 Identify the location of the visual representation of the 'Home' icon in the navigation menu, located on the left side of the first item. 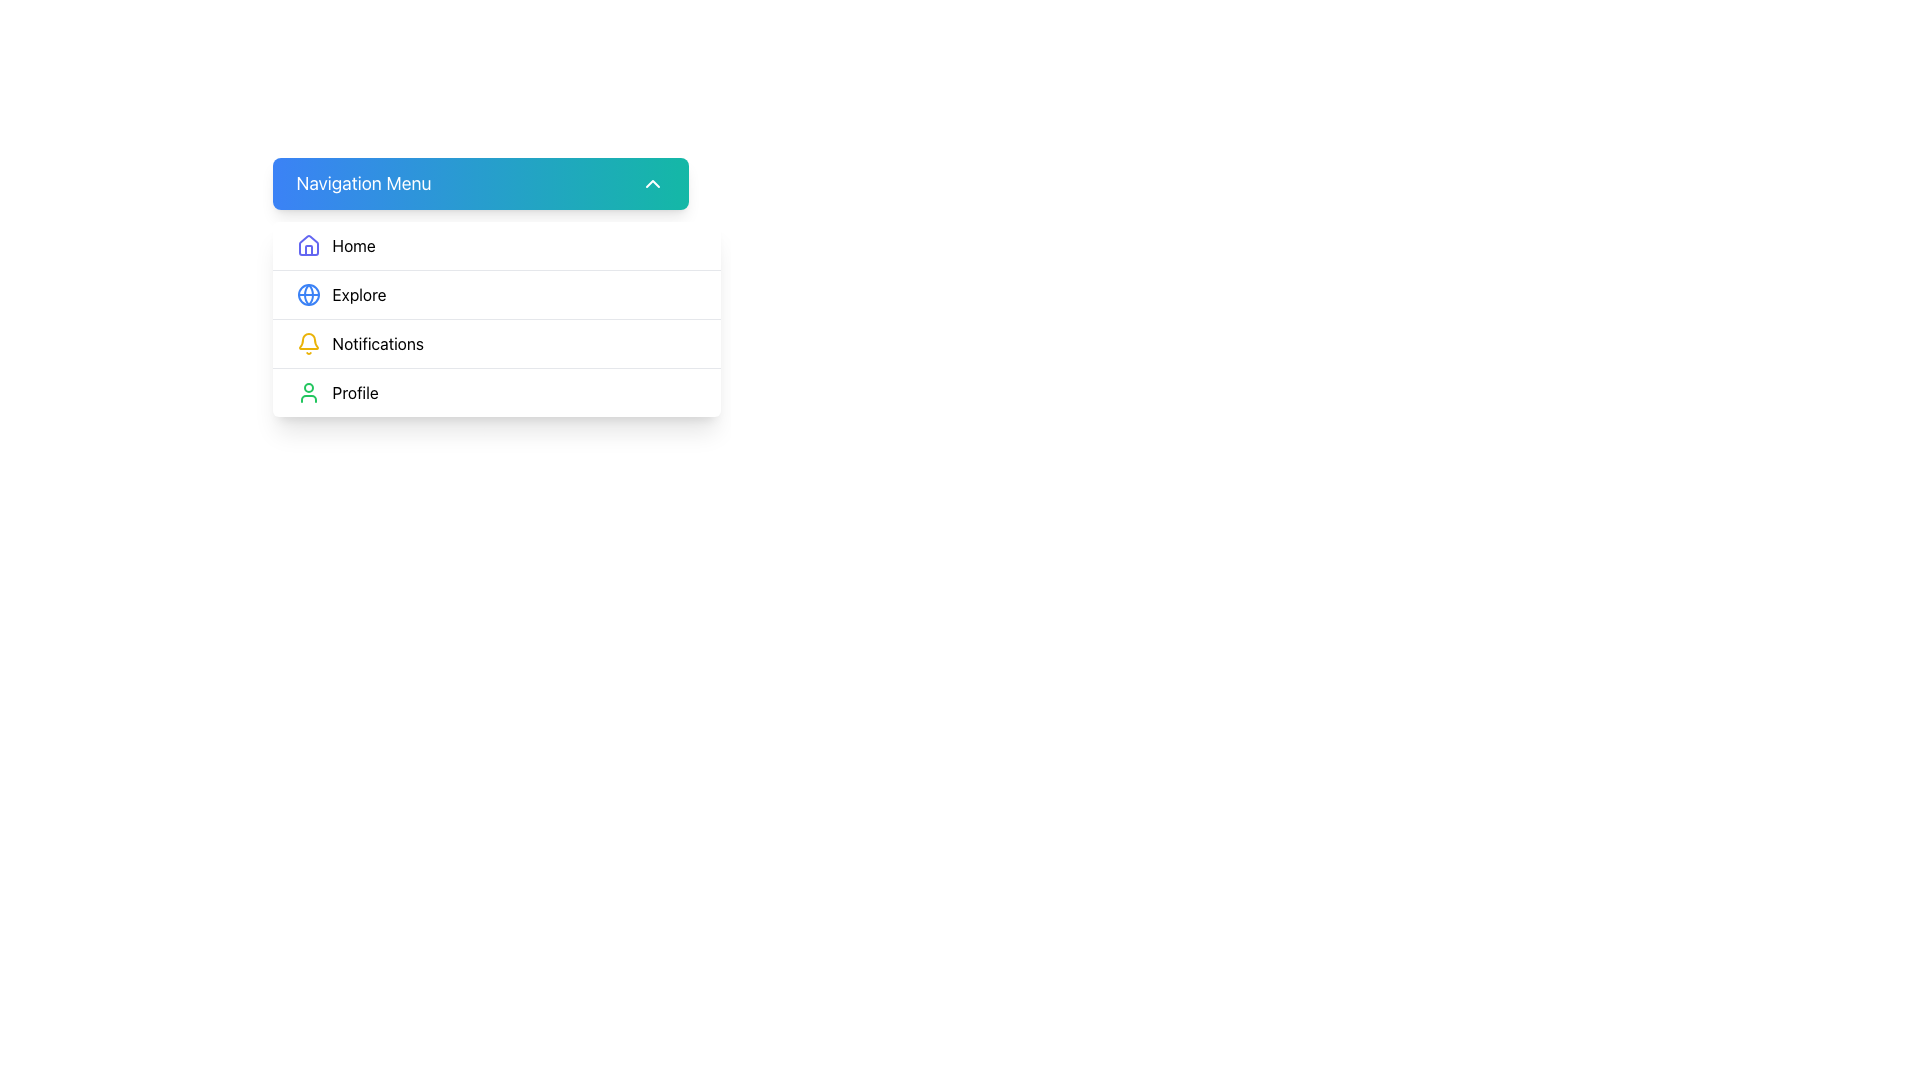
(307, 245).